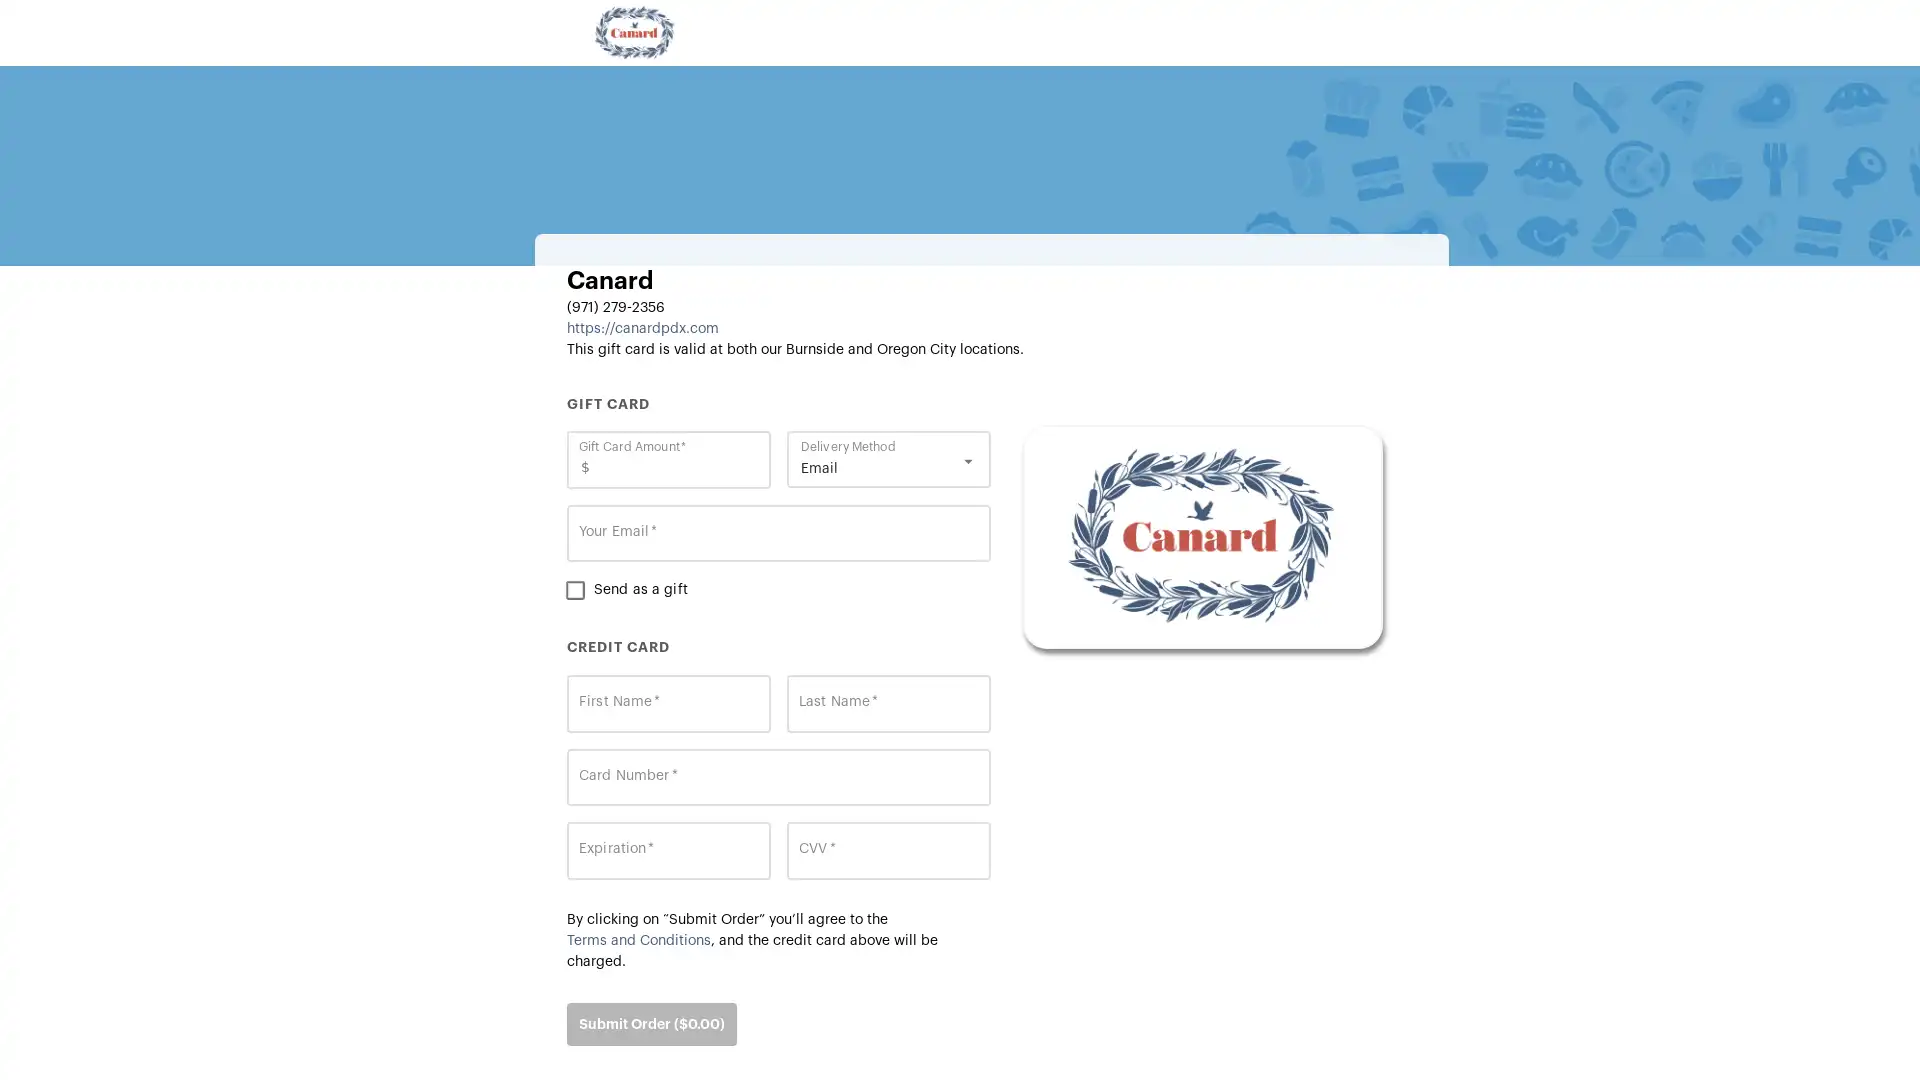  Describe the element at coordinates (652, 1023) in the screenshot. I see `Submit Order ($0.00)` at that location.